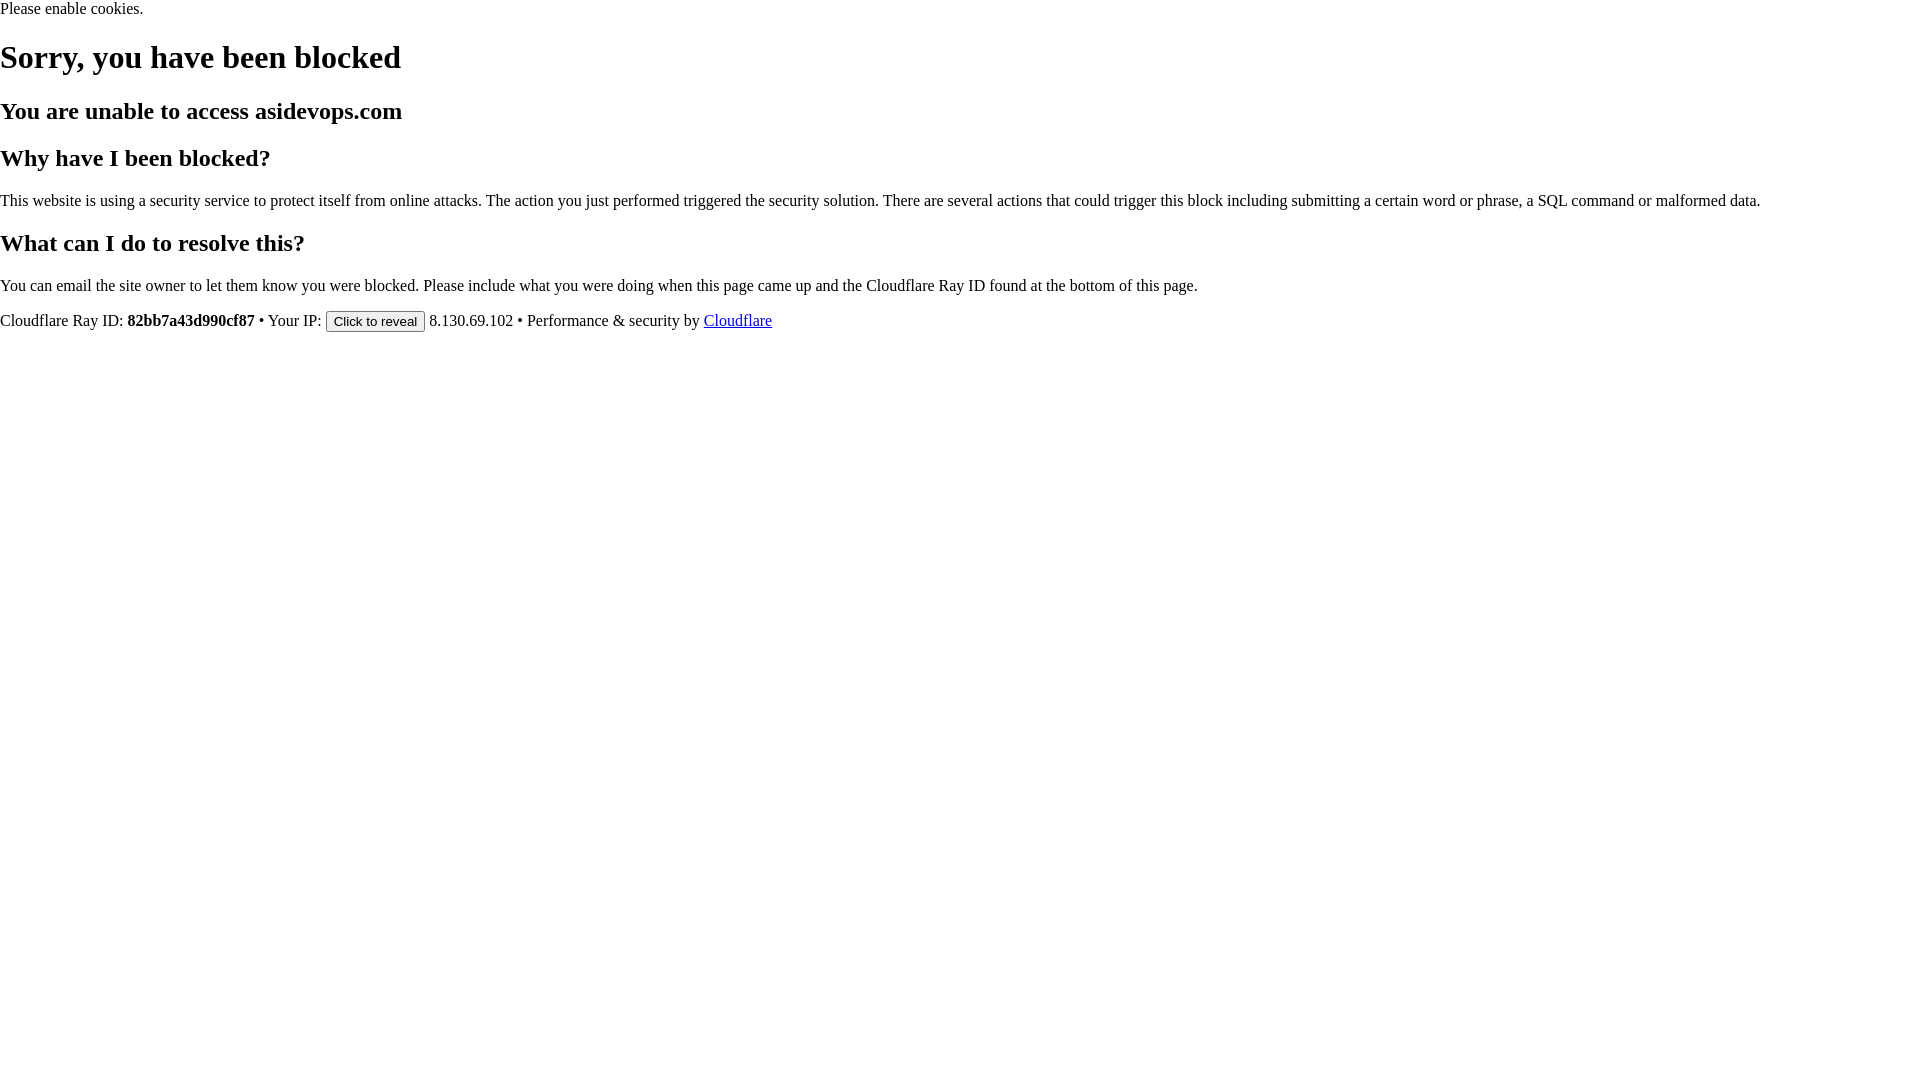  I want to click on 'Click to reveal', so click(326, 319).